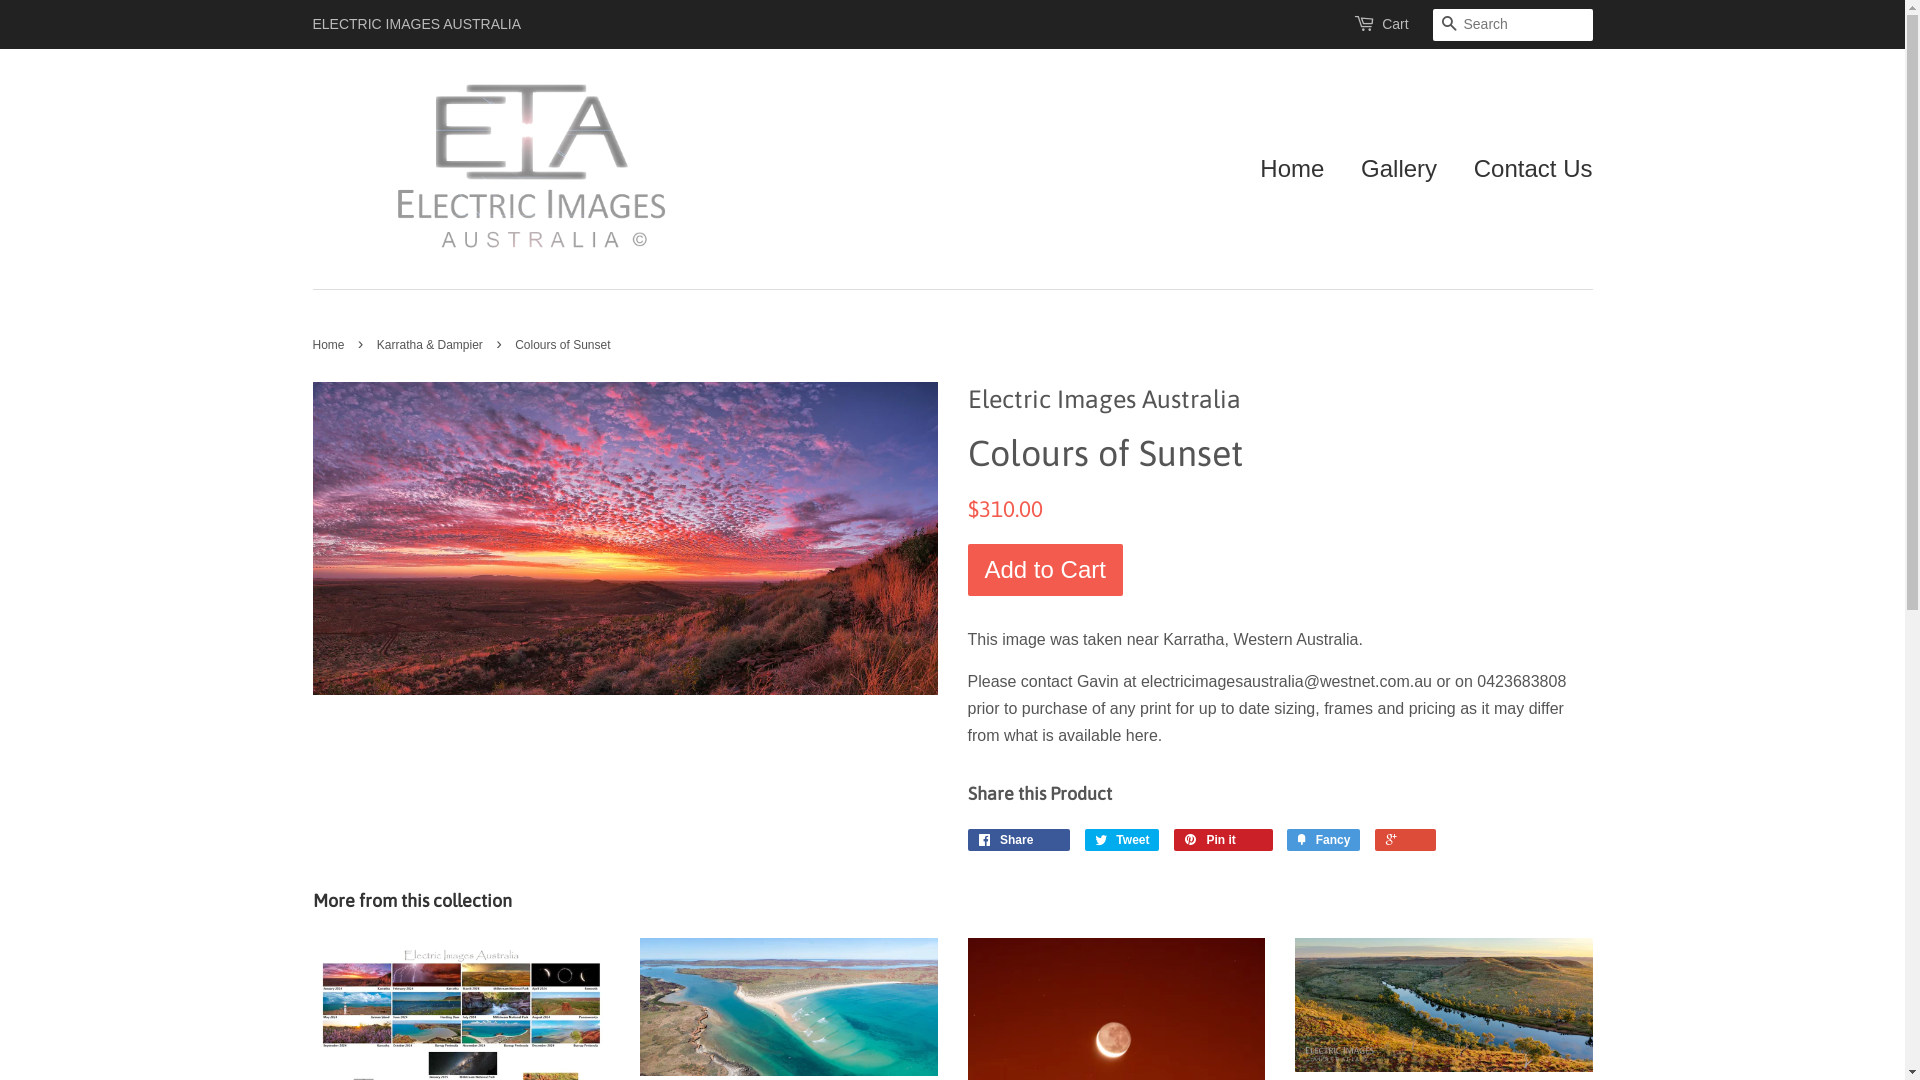 The image size is (1920, 1080). What do you see at coordinates (1525, 168) in the screenshot?
I see `'Contact Us'` at bounding box center [1525, 168].